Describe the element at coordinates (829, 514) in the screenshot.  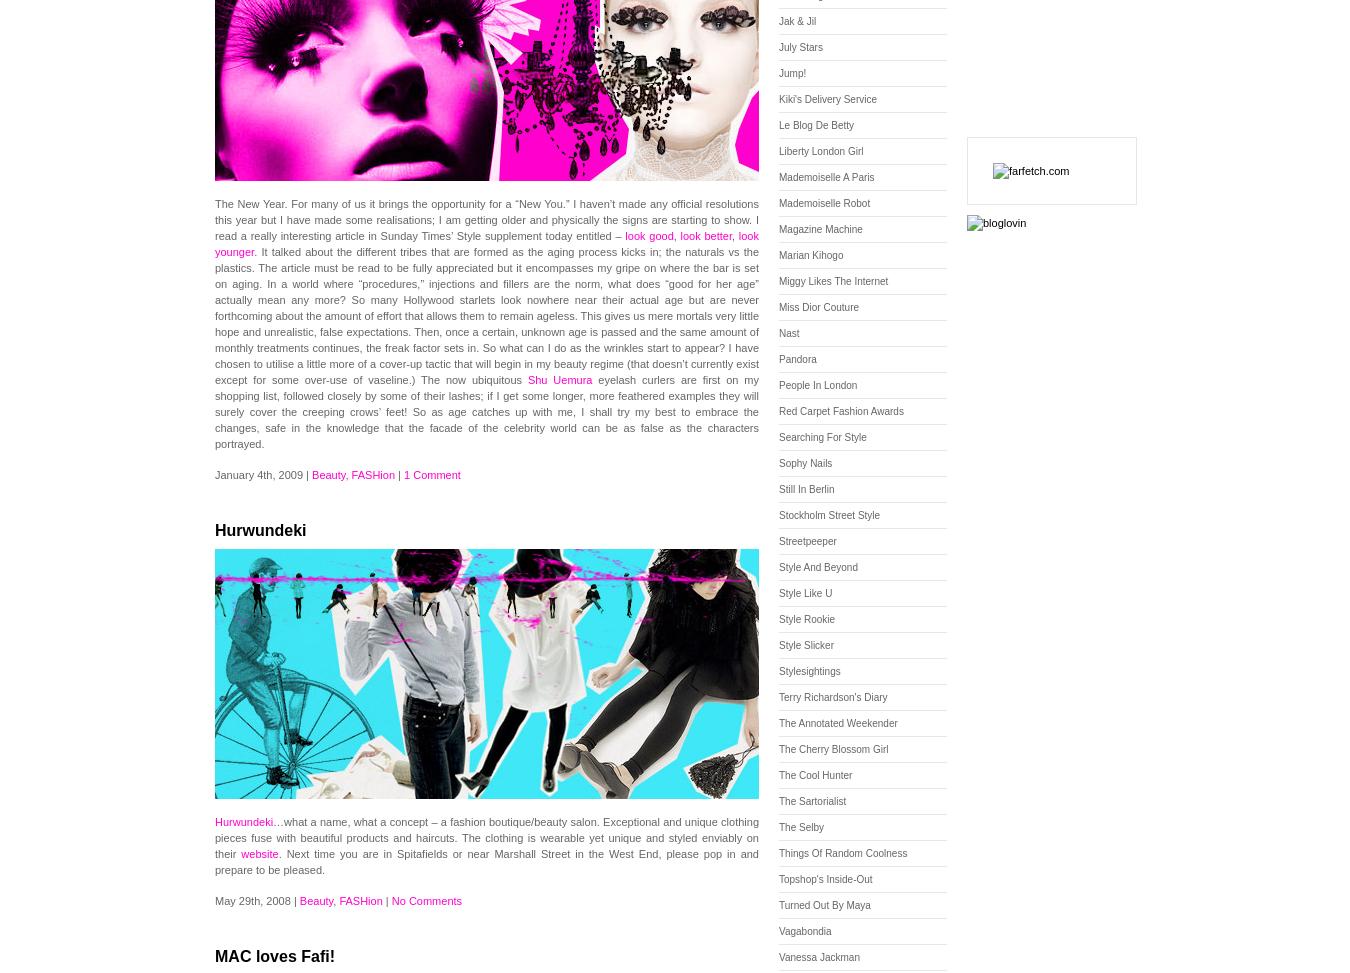
I see `'Stockholm Street Style'` at that location.